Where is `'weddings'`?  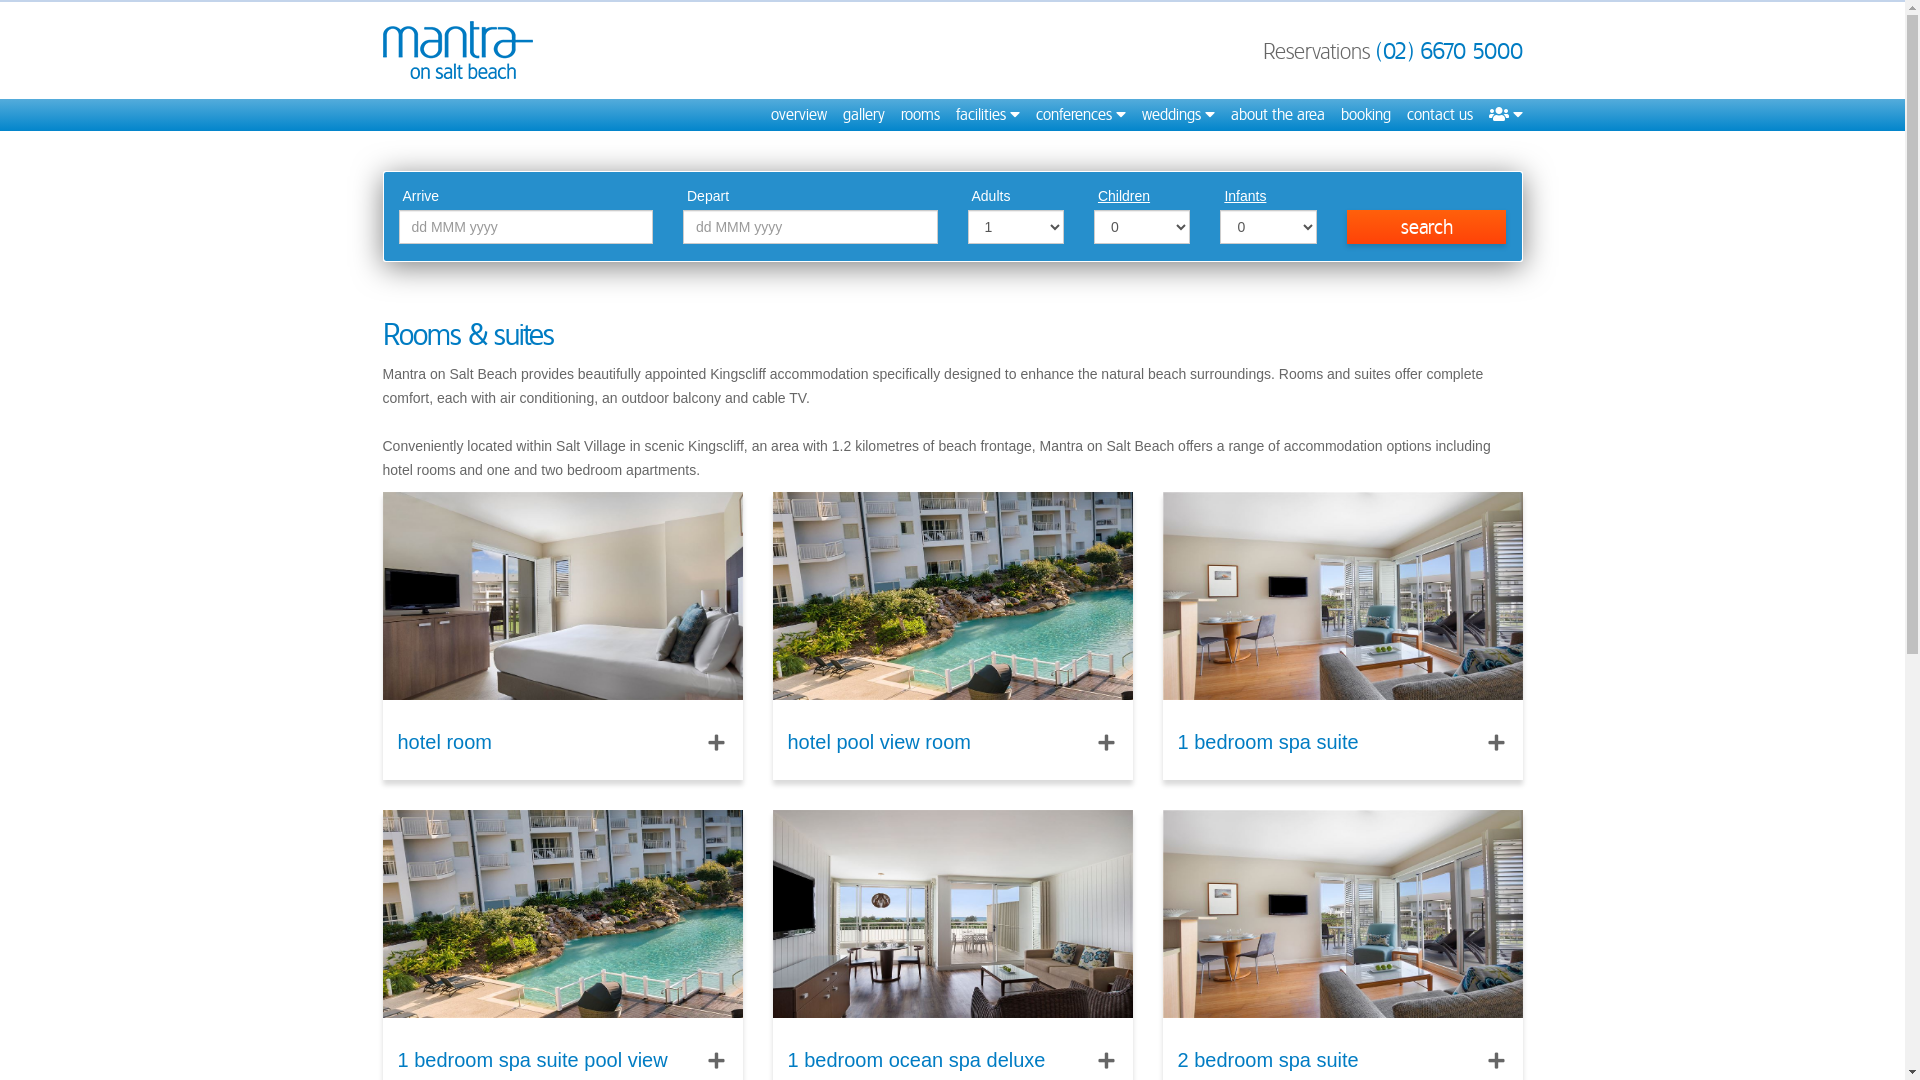
'weddings' is located at coordinates (1178, 115).